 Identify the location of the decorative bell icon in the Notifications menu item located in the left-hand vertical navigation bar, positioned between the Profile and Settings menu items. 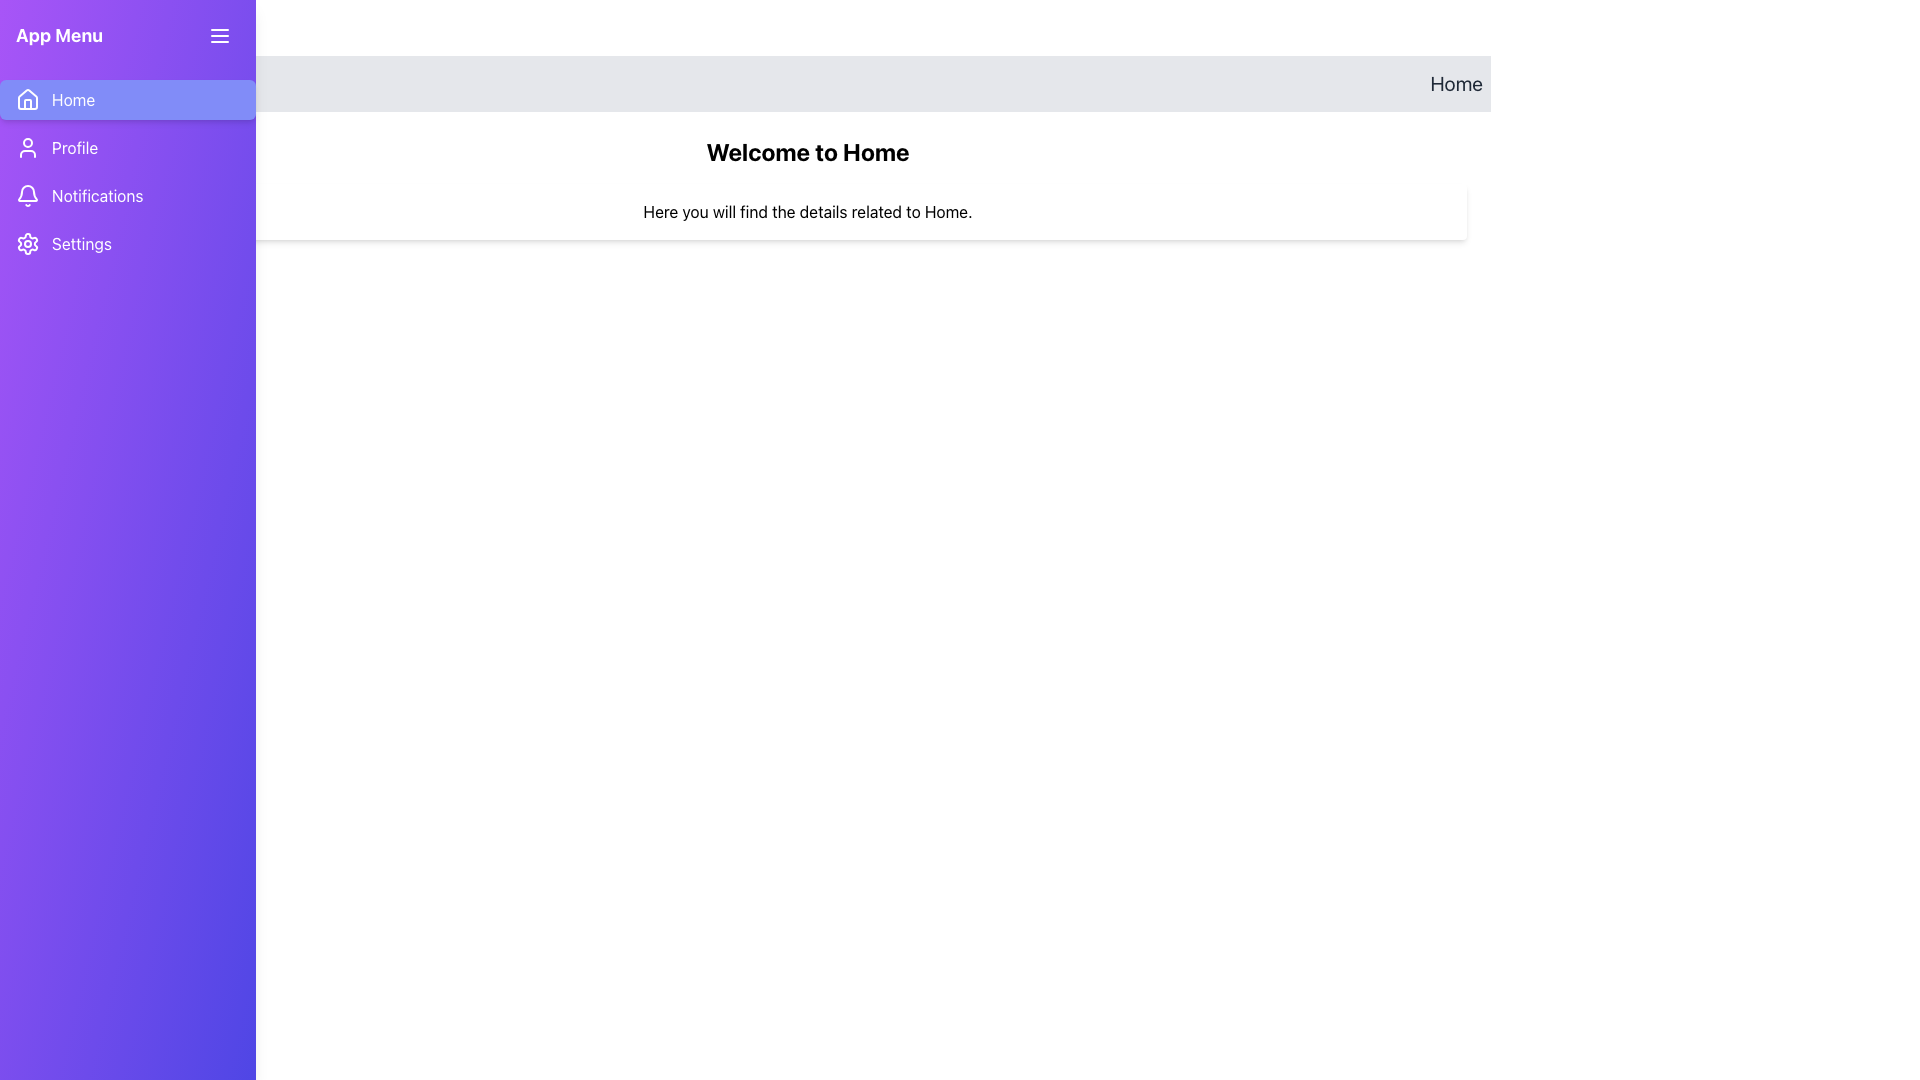
(28, 193).